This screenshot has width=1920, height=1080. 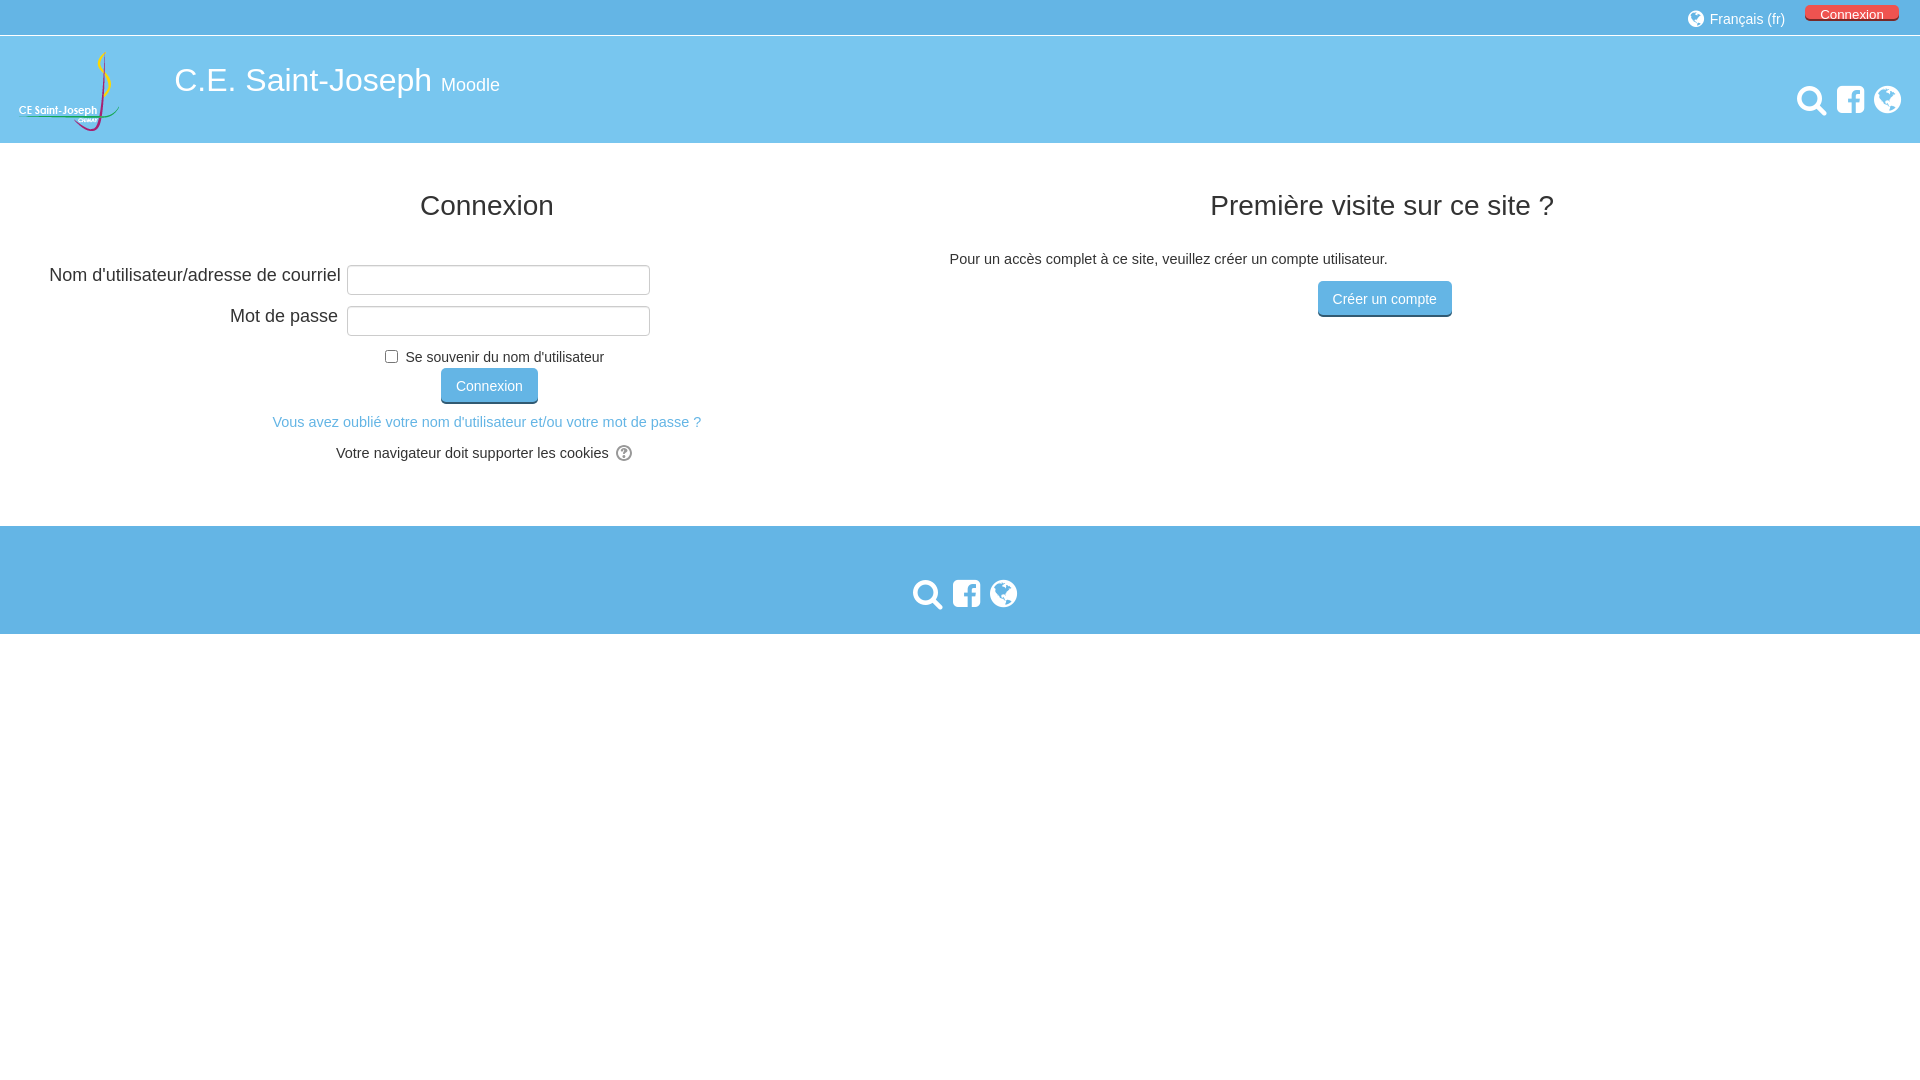 What do you see at coordinates (921, 593) in the screenshot?
I see `'Recherche'` at bounding box center [921, 593].